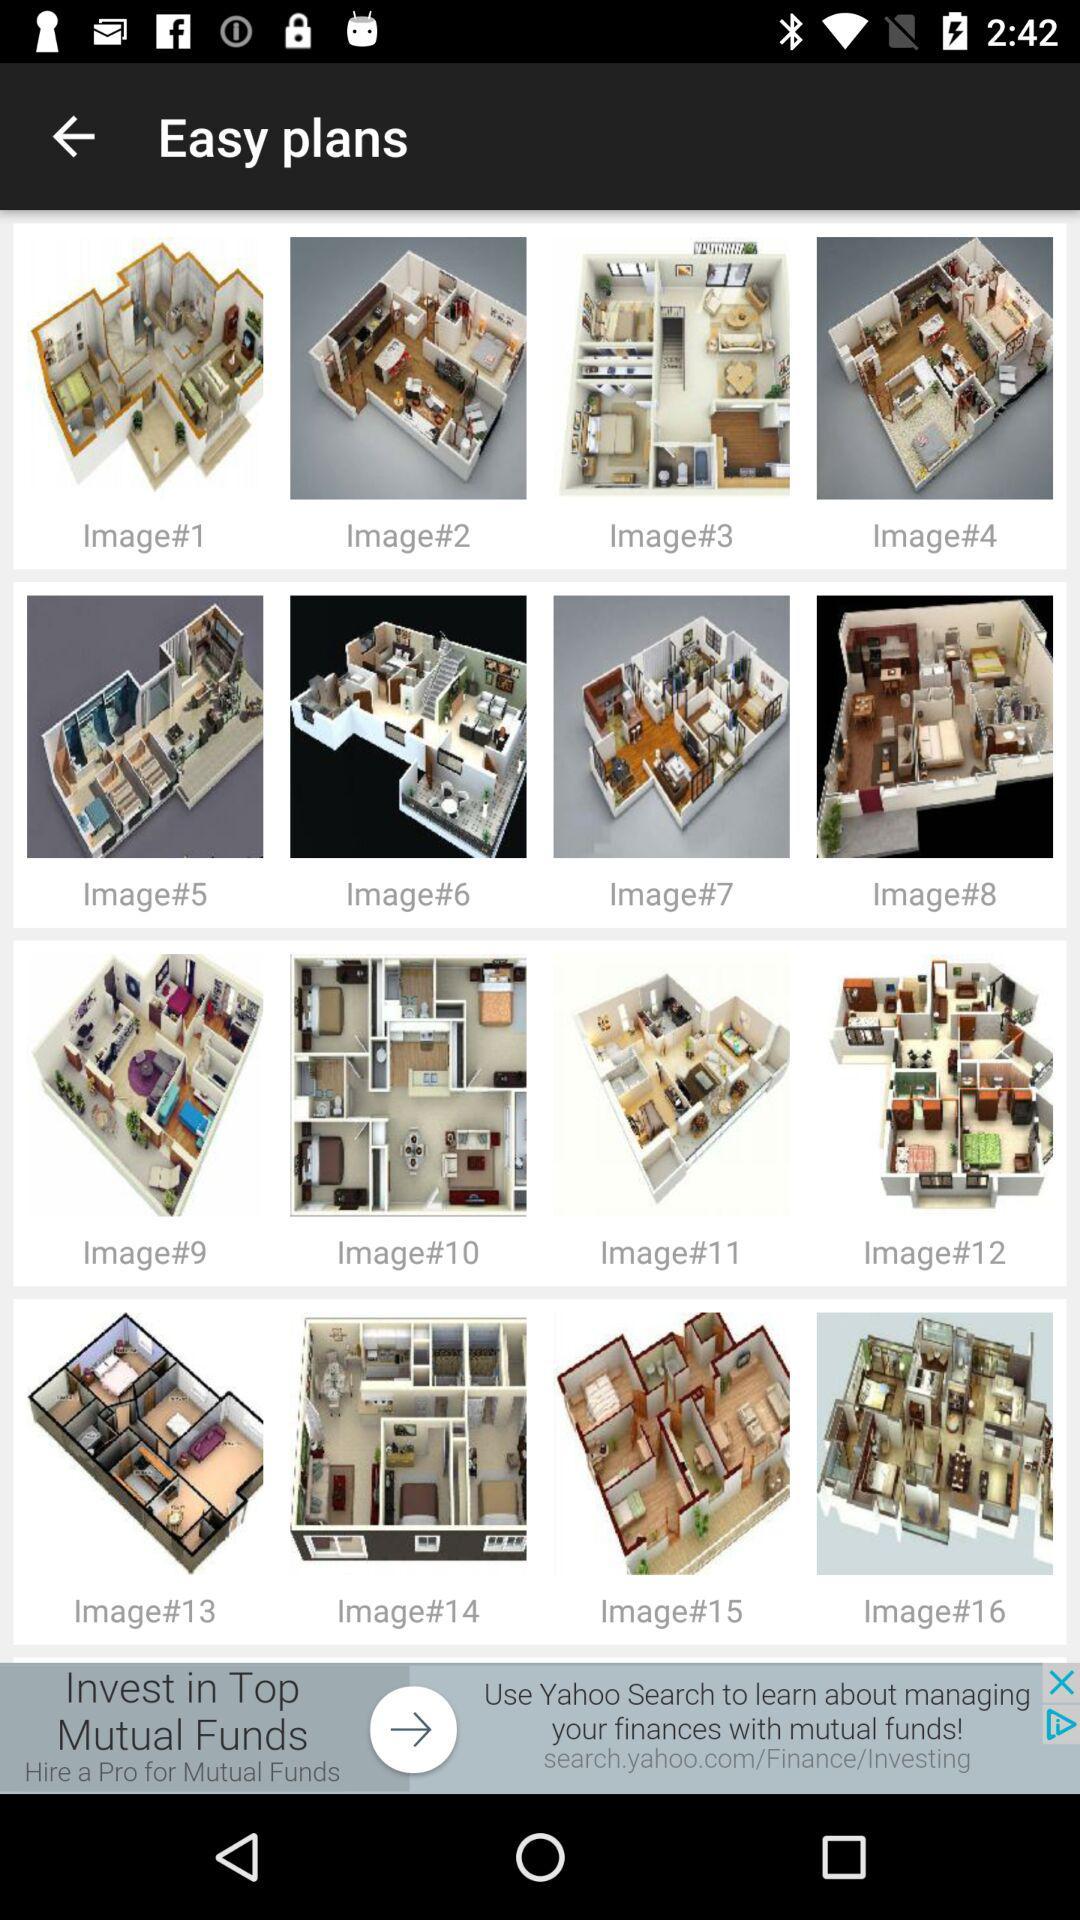 Image resolution: width=1080 pixels, height=1920 pixels. Describe the element at coordinates (150, 368) in the screenshot. I see `the image above image 1` at that location.